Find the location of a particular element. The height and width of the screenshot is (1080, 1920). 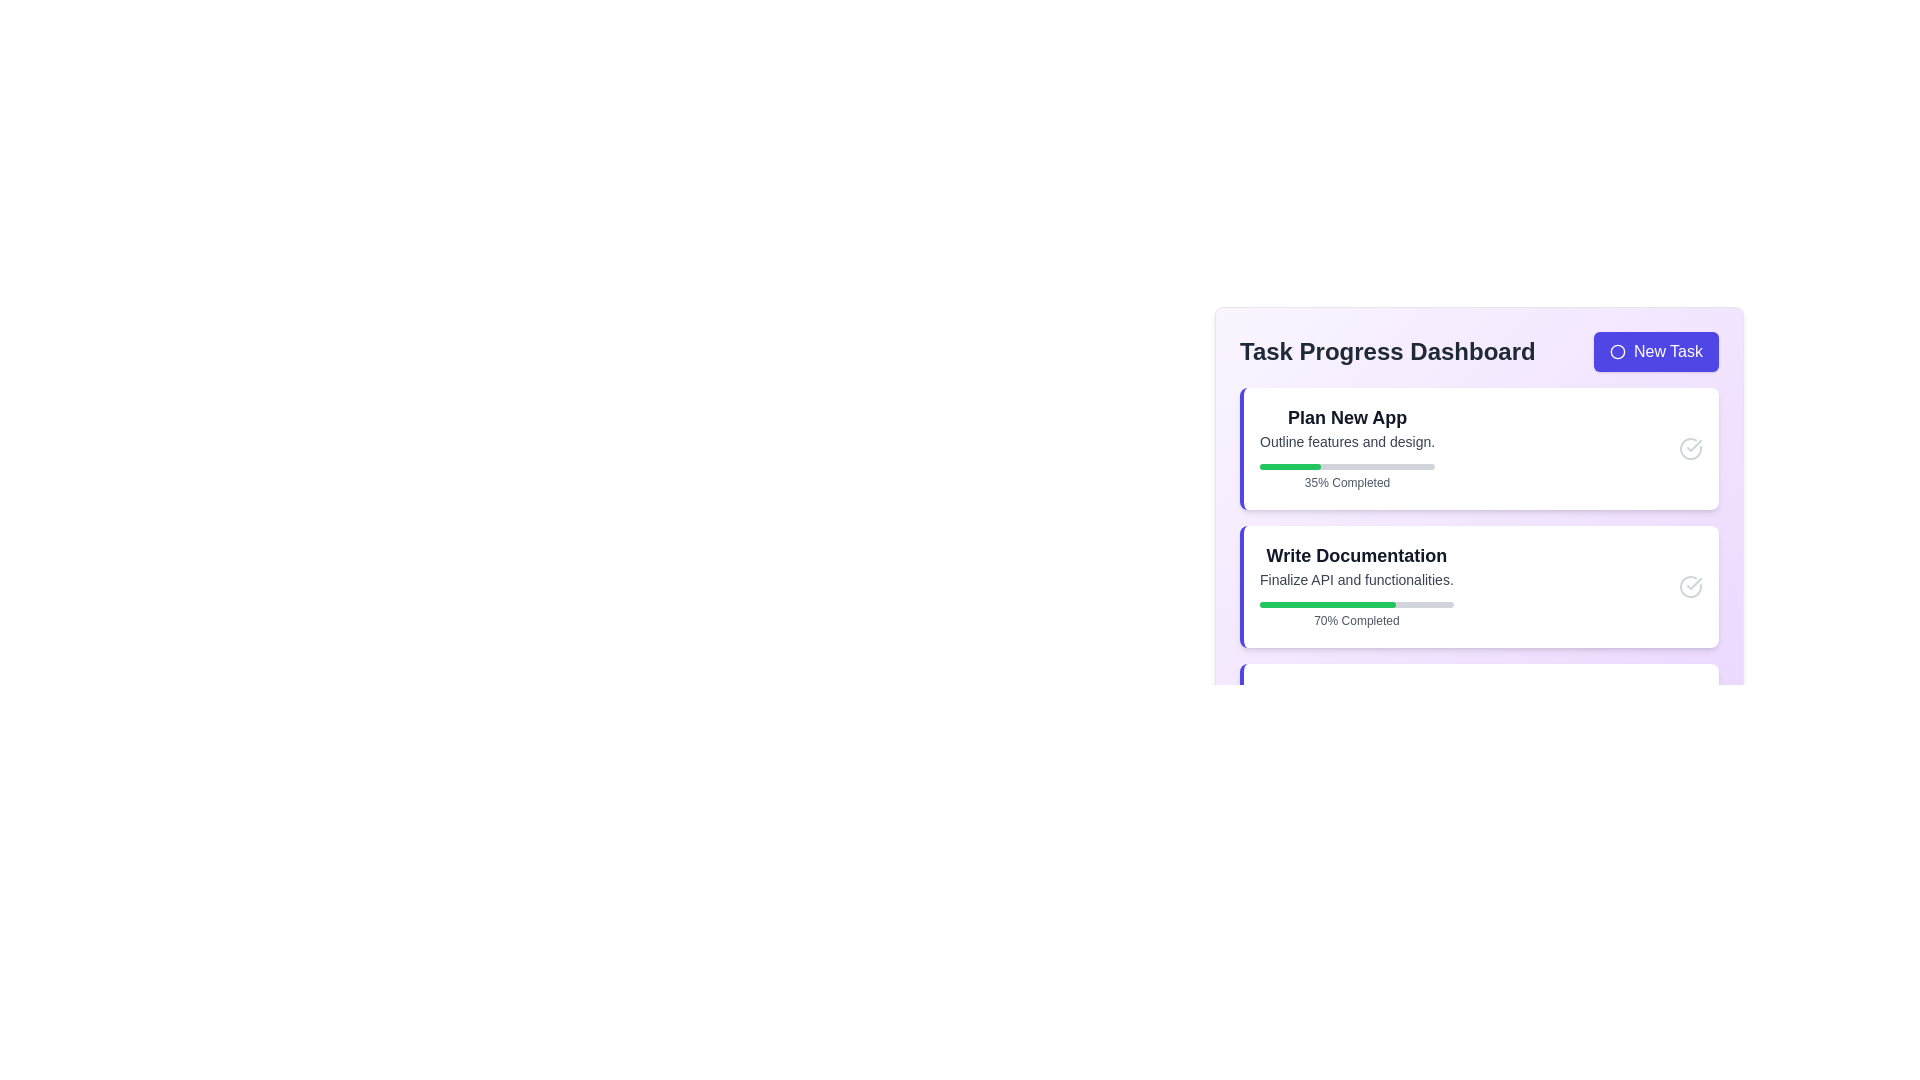

the Text Label element that reads 'Finalize API and functionalities.', which is located within the card layout titled 'Write Documentation' is located at coordinates (1356, 579).